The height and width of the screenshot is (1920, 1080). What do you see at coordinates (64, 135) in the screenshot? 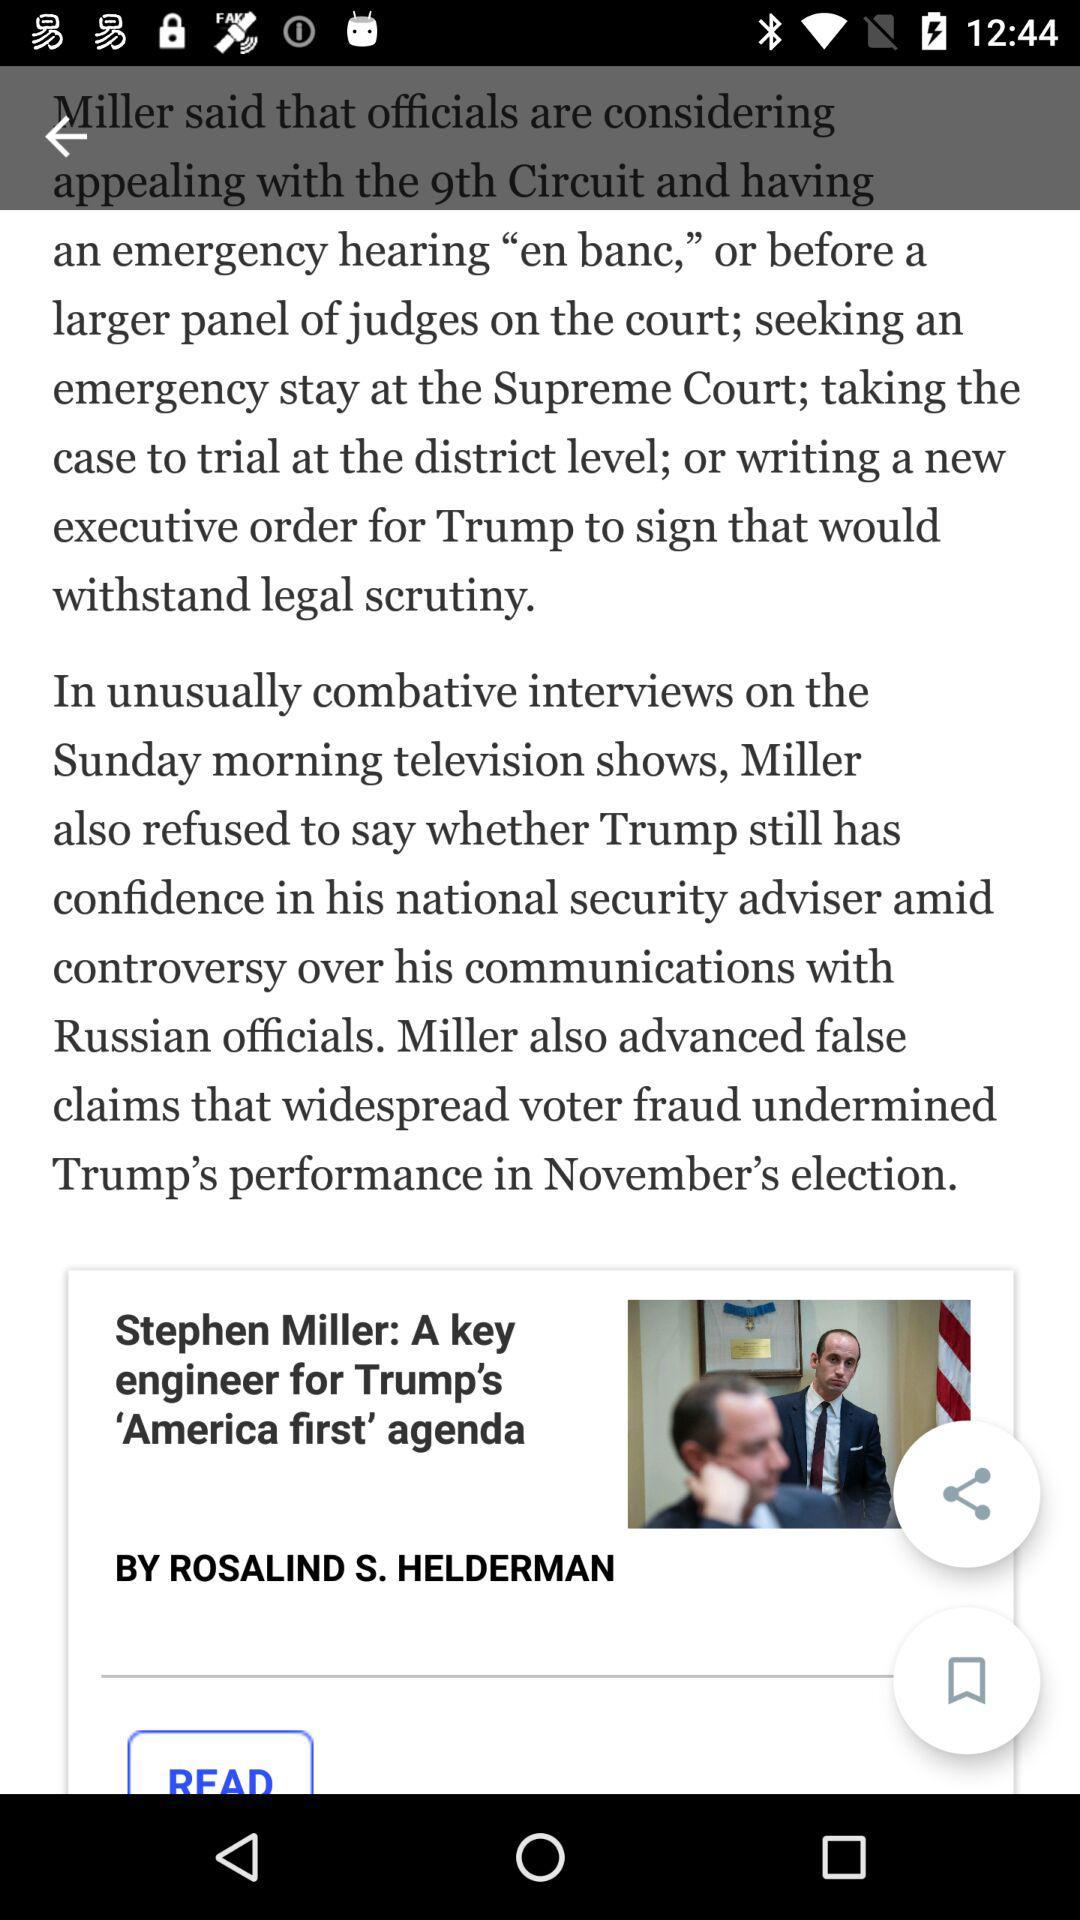
I see `the arrow_backward icon` at bounding box center [64, 135].